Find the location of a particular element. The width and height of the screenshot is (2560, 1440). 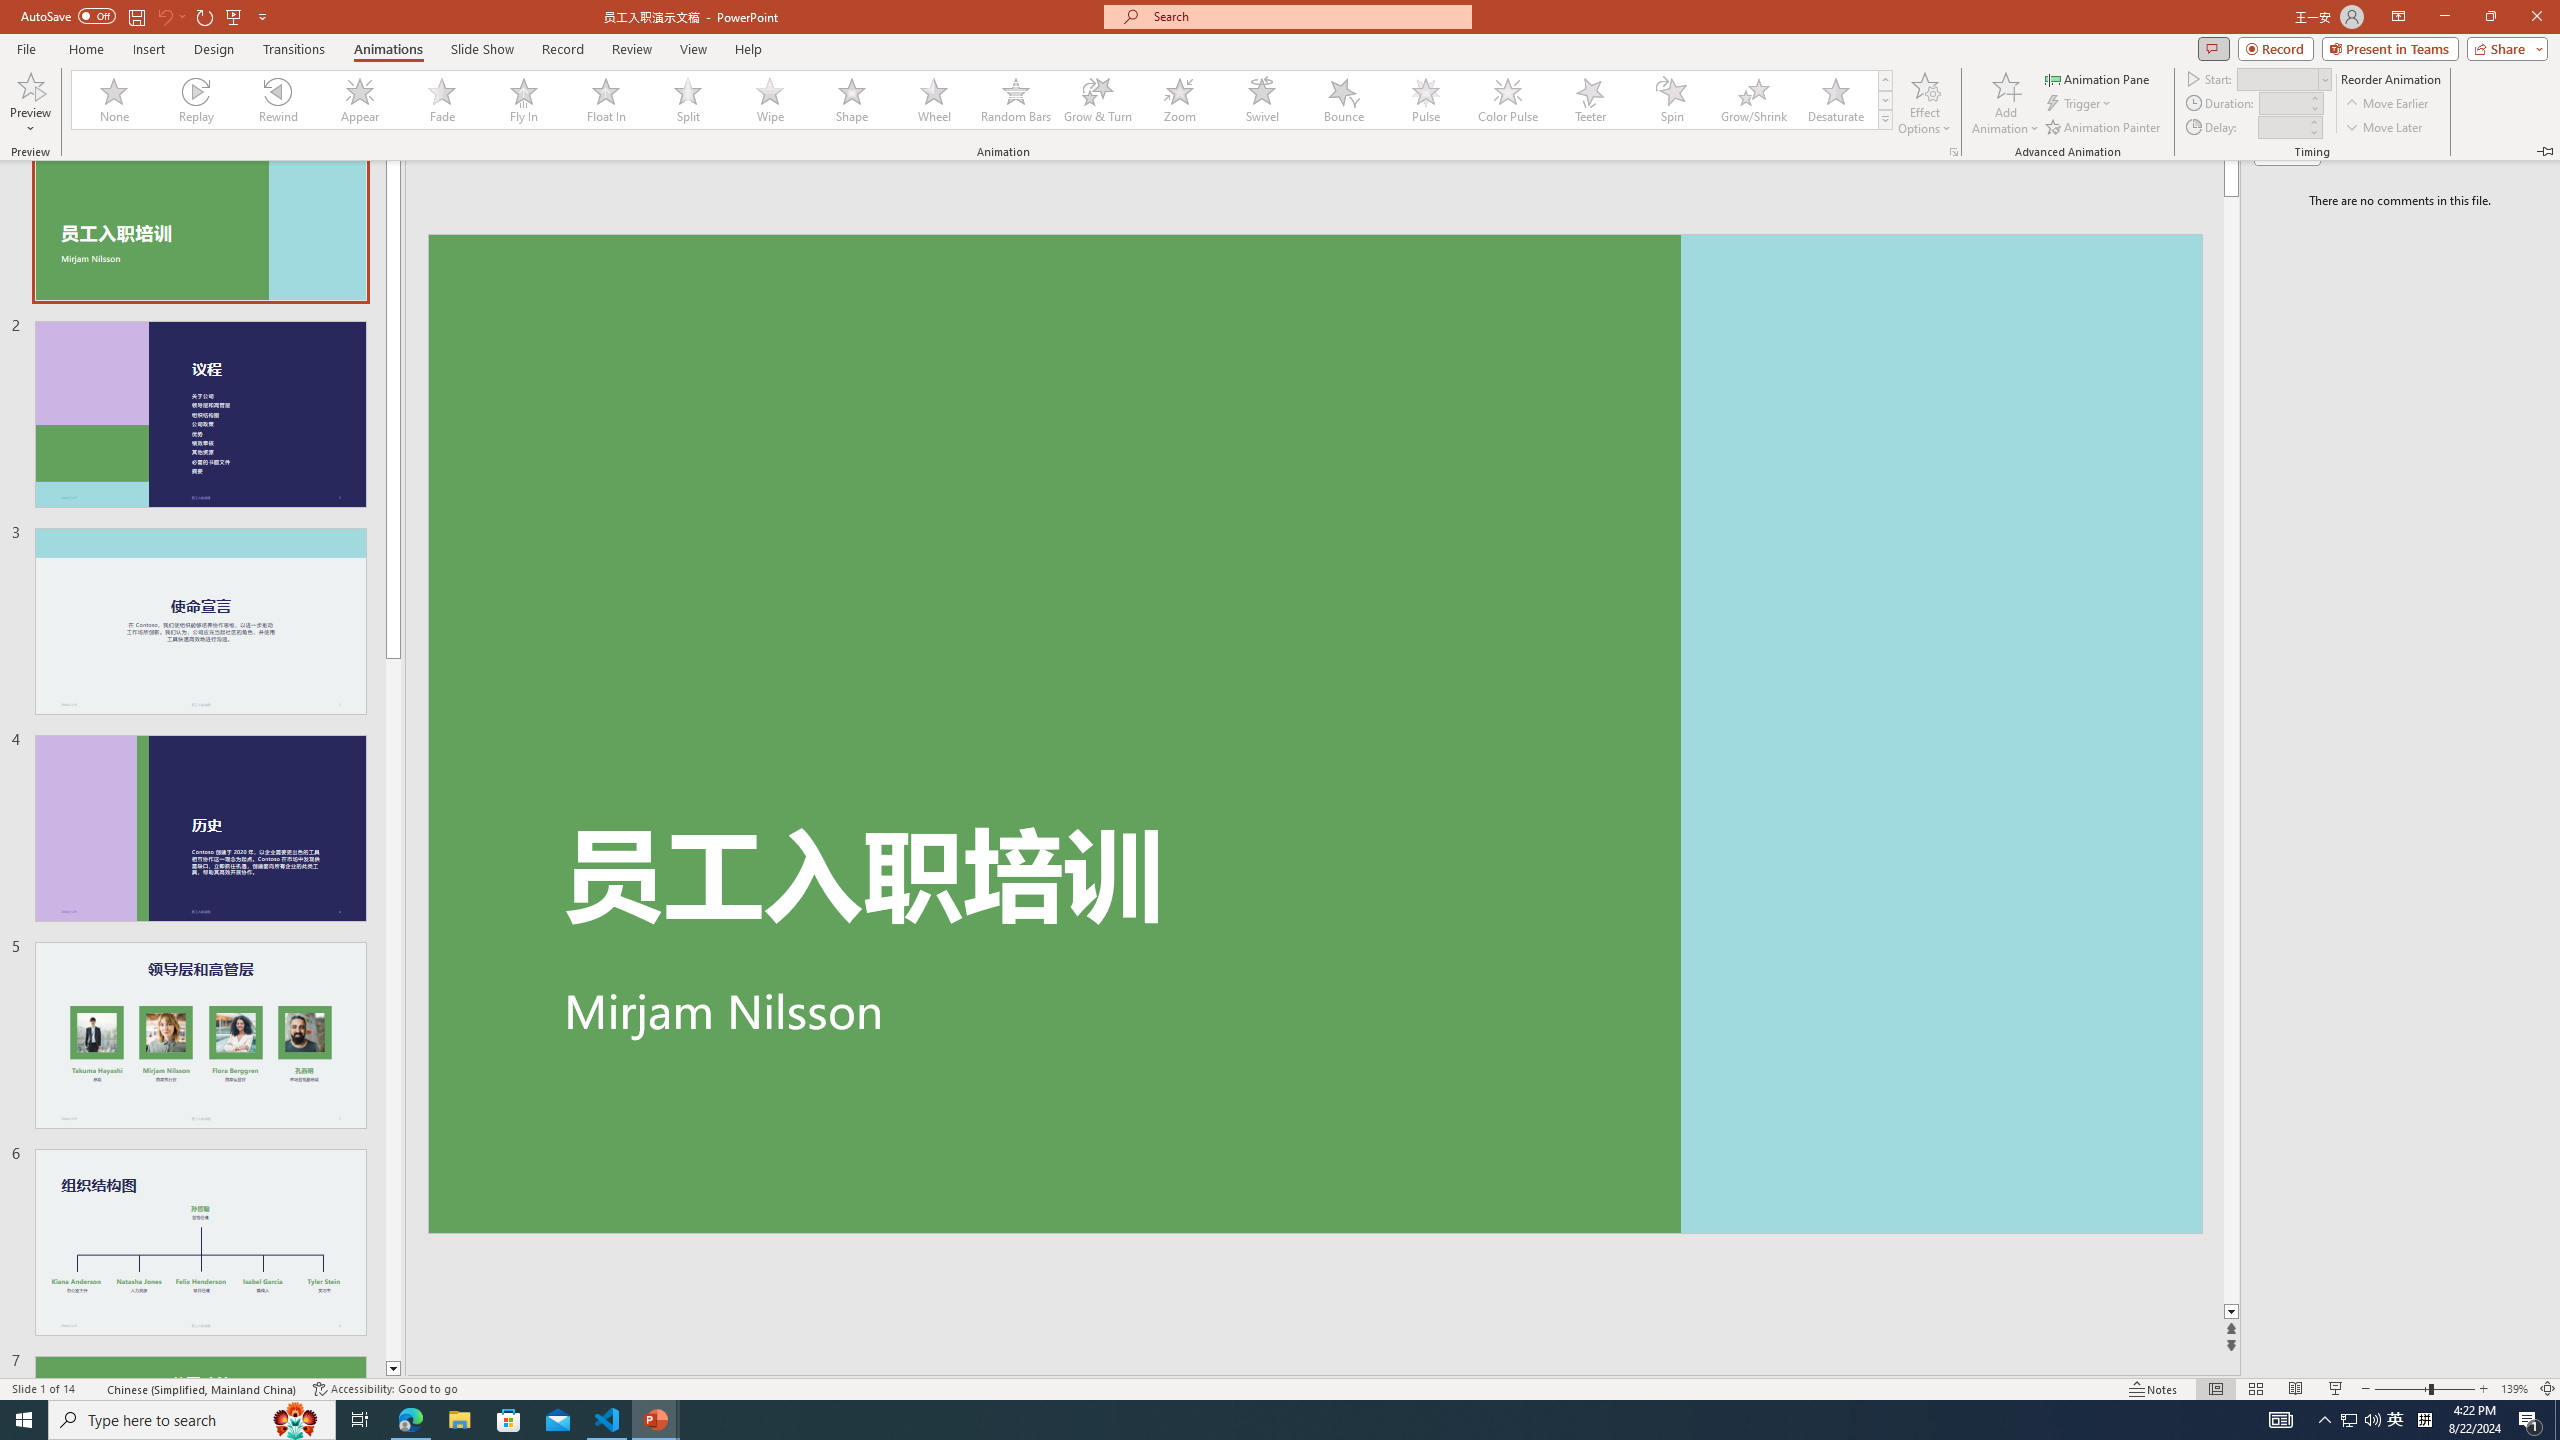

'Action Center, 1 new notification' is located at coordinates (2530, 1418).